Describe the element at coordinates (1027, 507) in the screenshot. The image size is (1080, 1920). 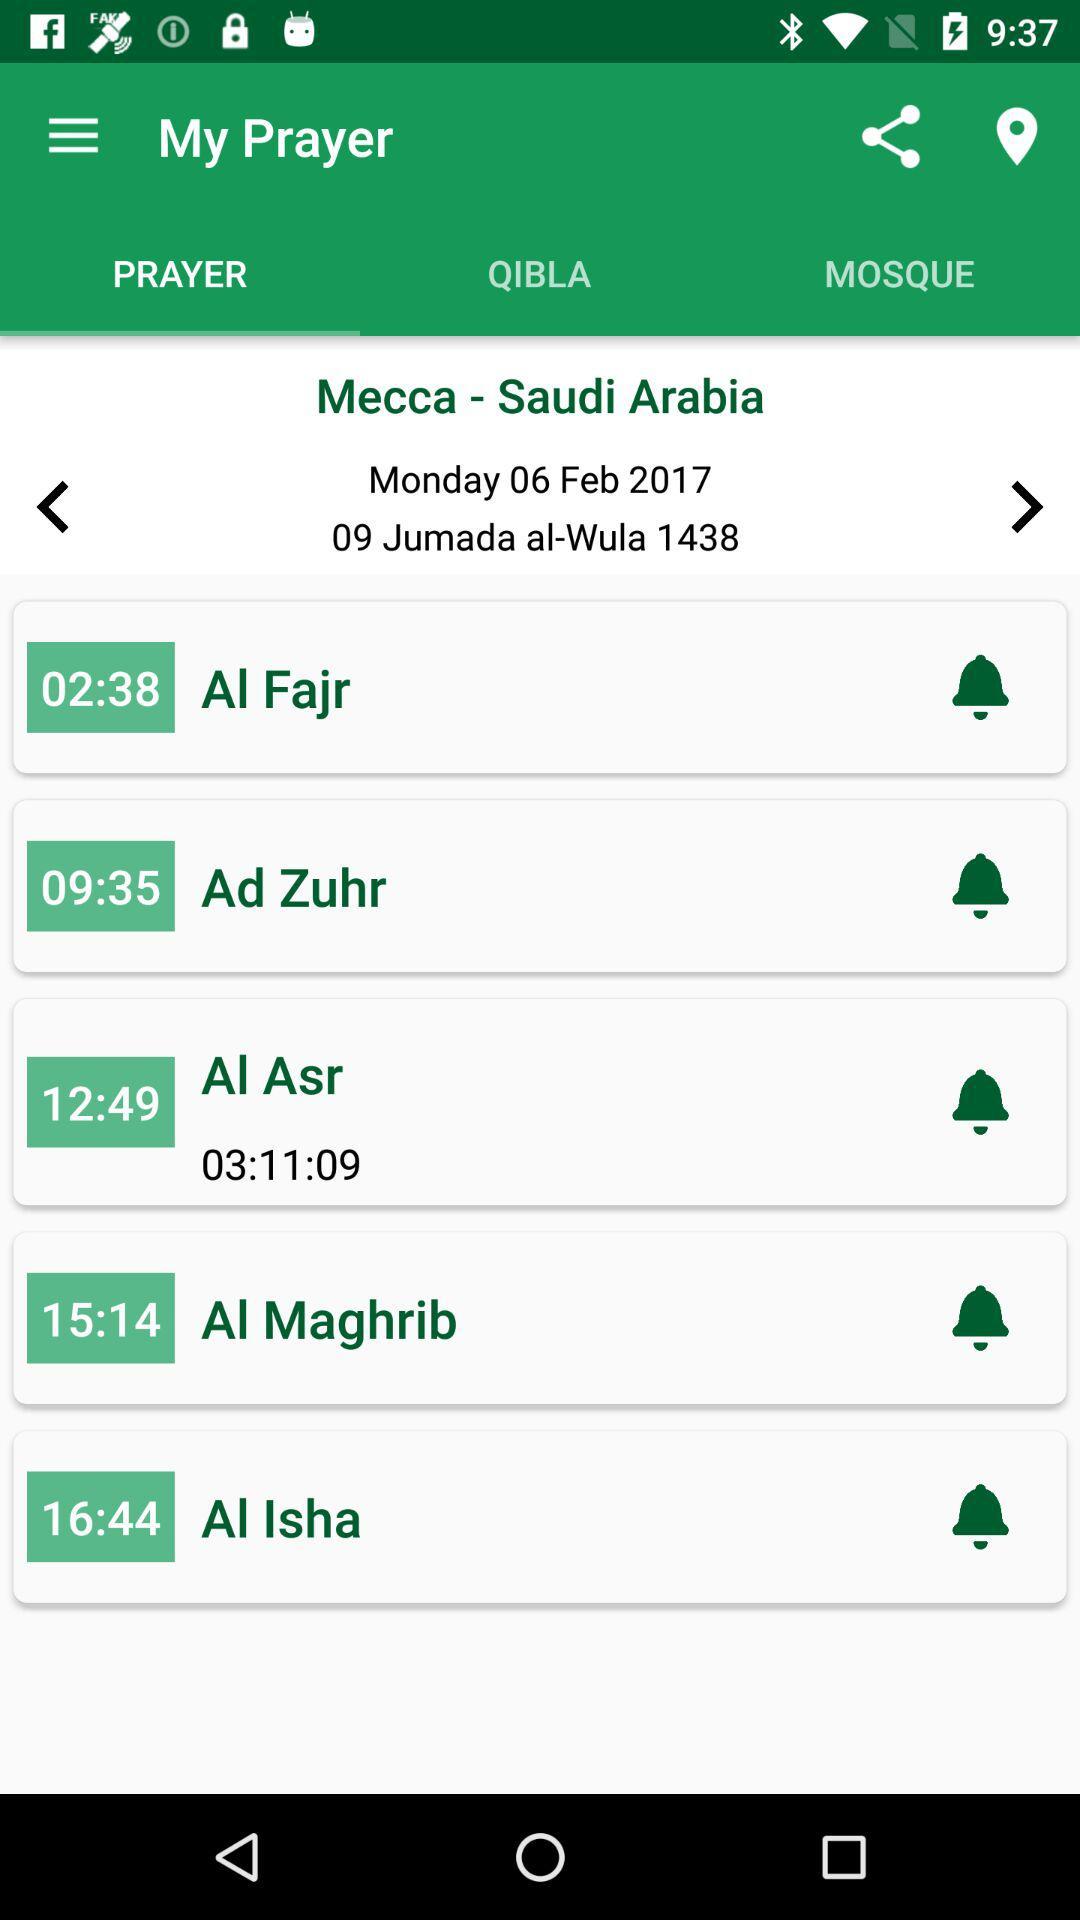
I see `the right arrow above the bell symbol` at that location.